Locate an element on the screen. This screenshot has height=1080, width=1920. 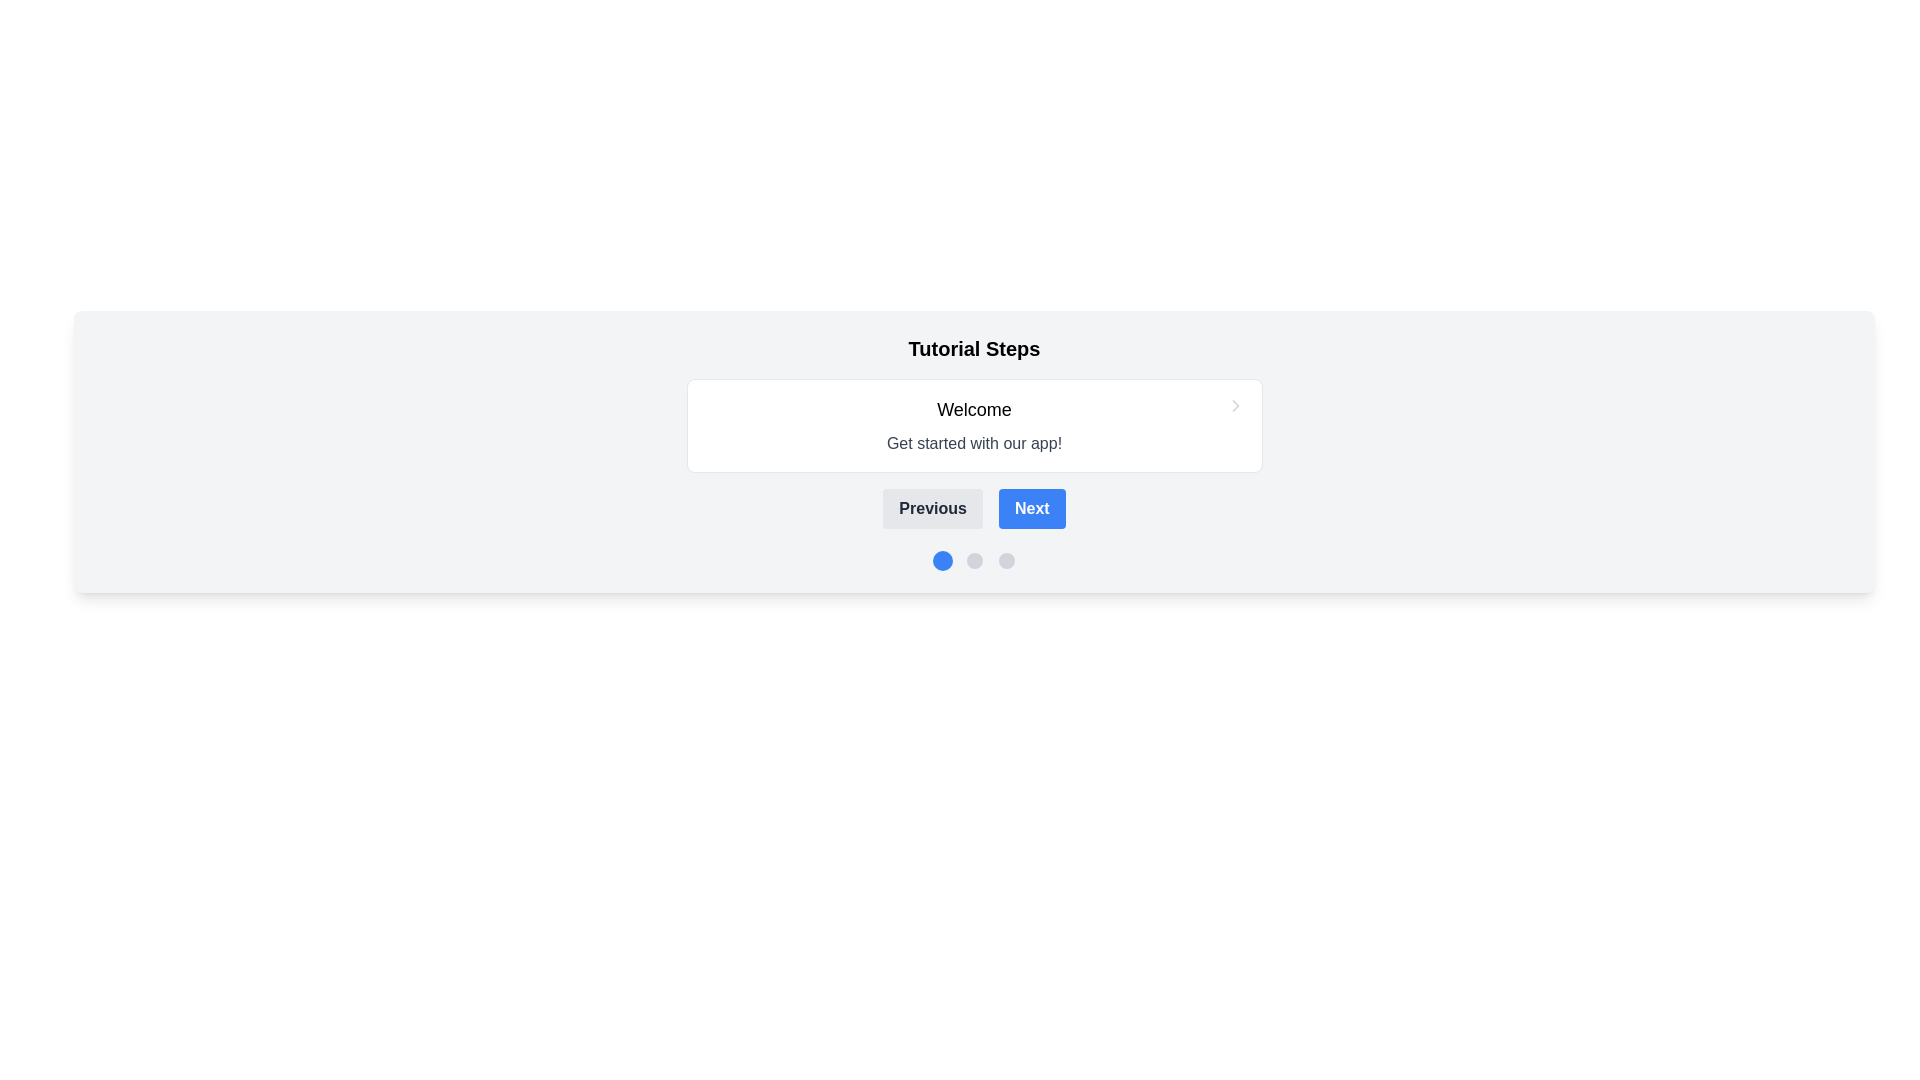
the 'Previous' button with a gray background and bold dark text, which is positioned to the left of the 'Next' button in a horizontal button group is located at coordinates (931, 508).